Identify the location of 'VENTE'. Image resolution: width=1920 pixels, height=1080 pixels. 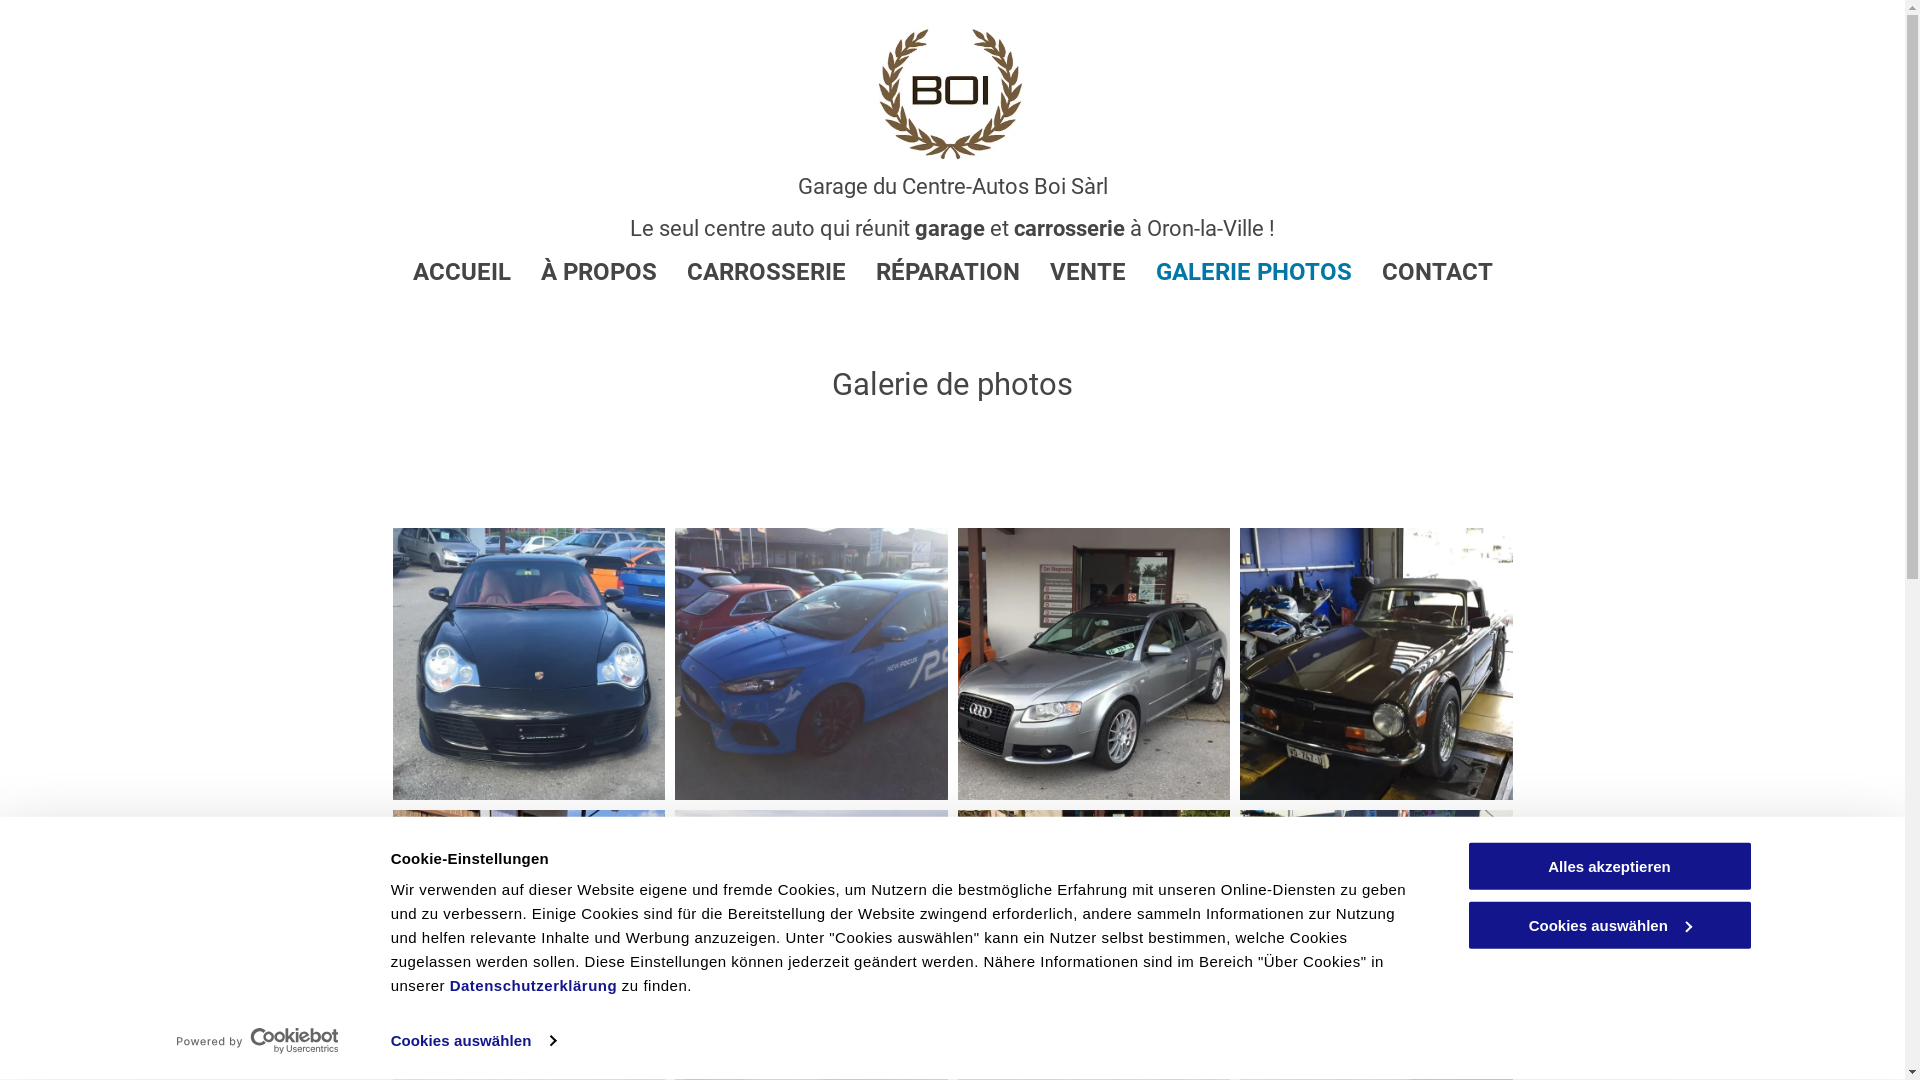
(1072, 272).